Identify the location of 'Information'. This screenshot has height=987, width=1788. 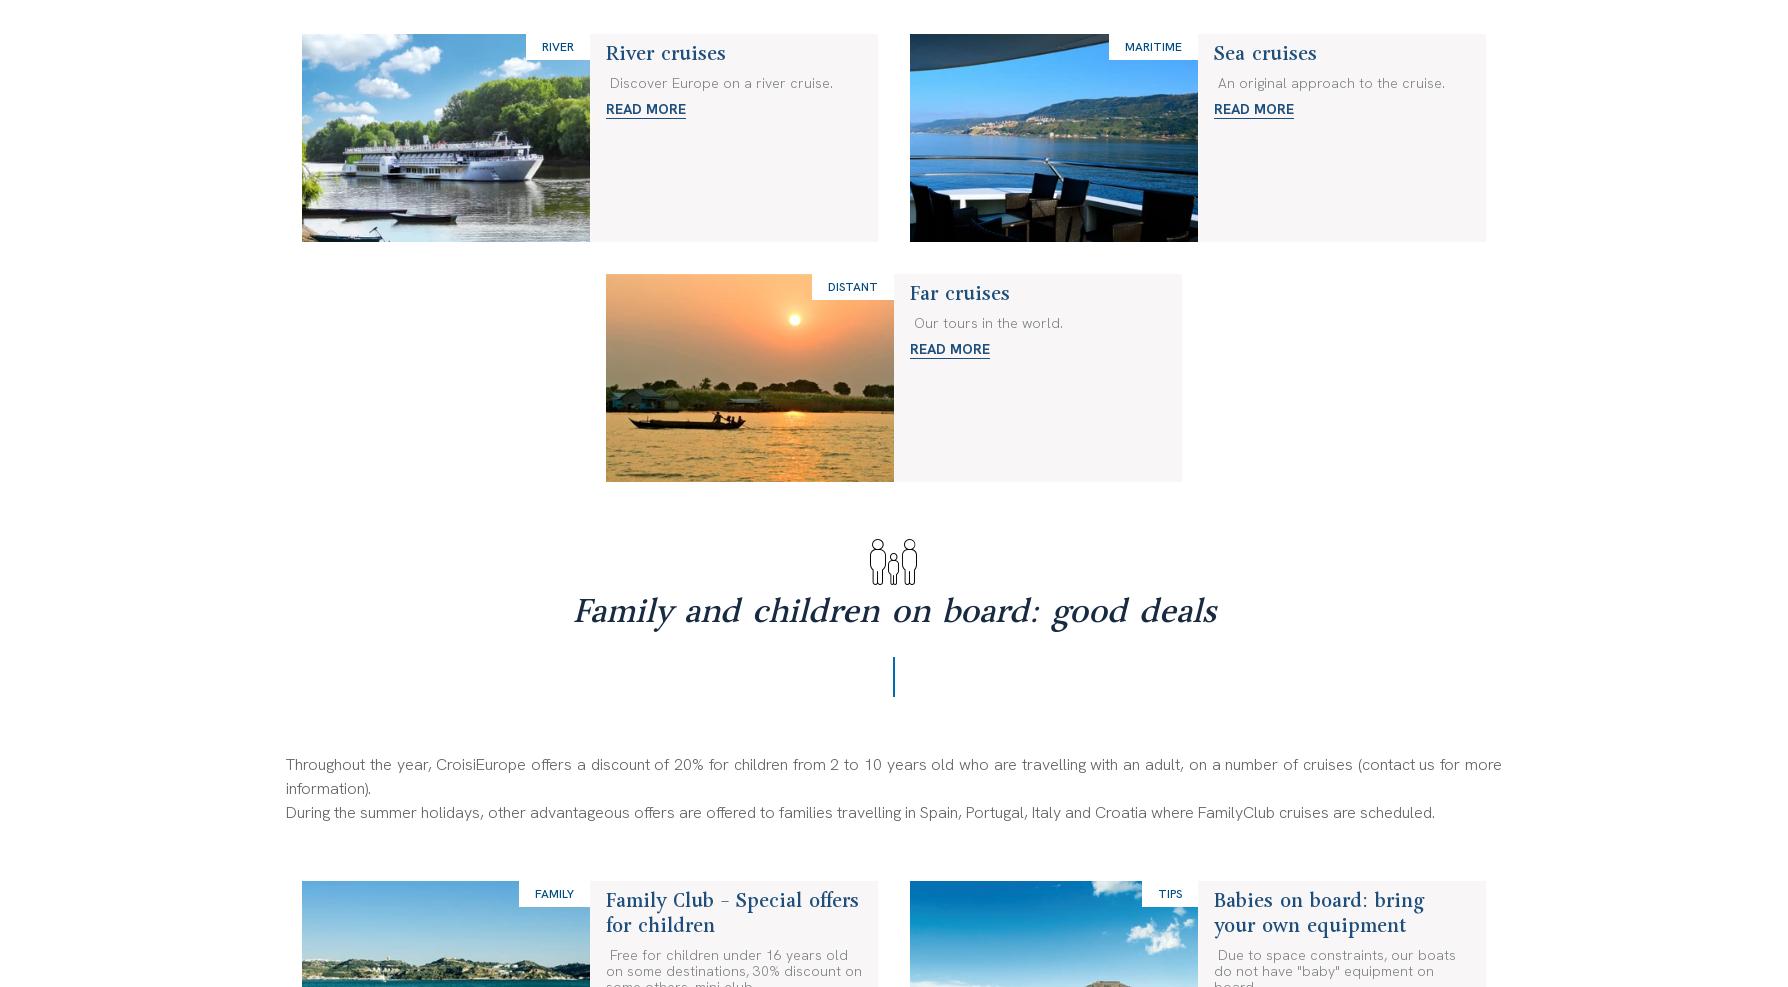
(653, 14).